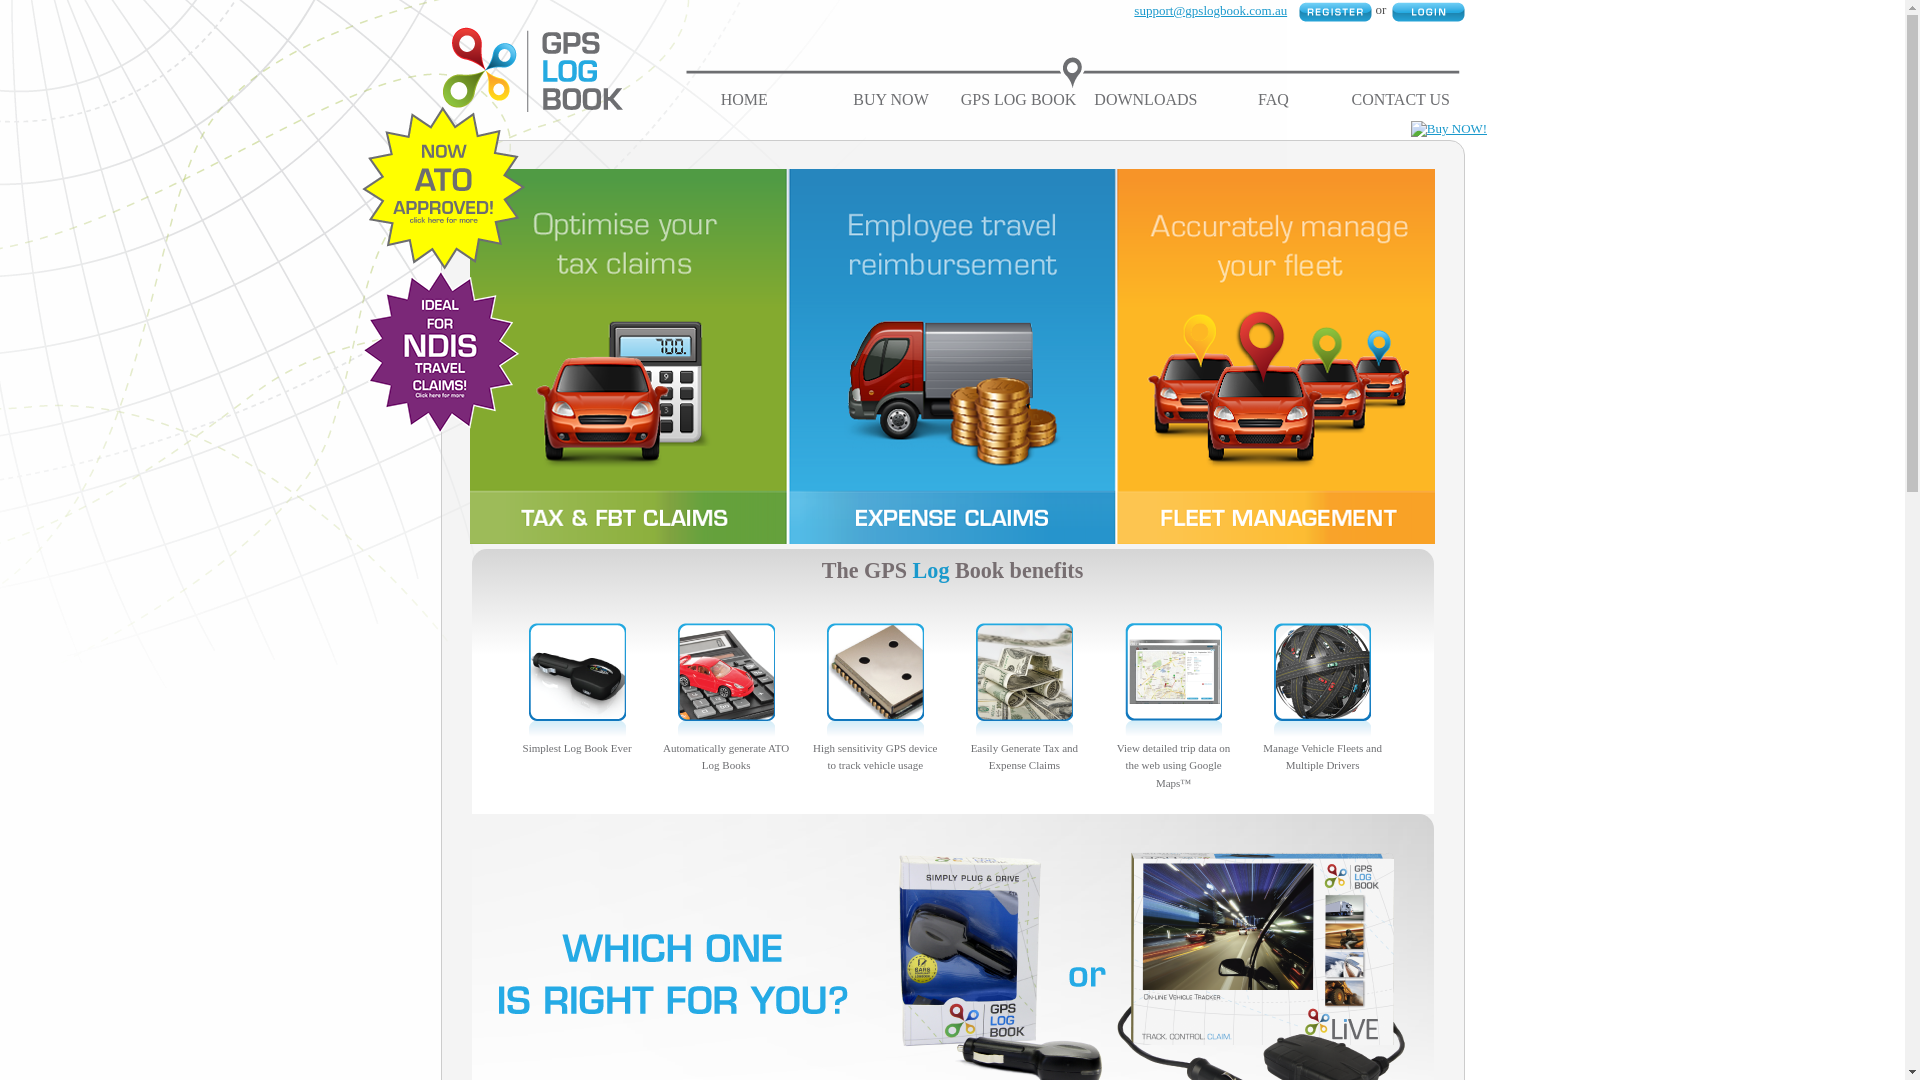  What do you see at coordinates (1209, 10) in the screenshot?
I see `'support@gpslogbook.com.au'` at bounding box center [1209, 10].